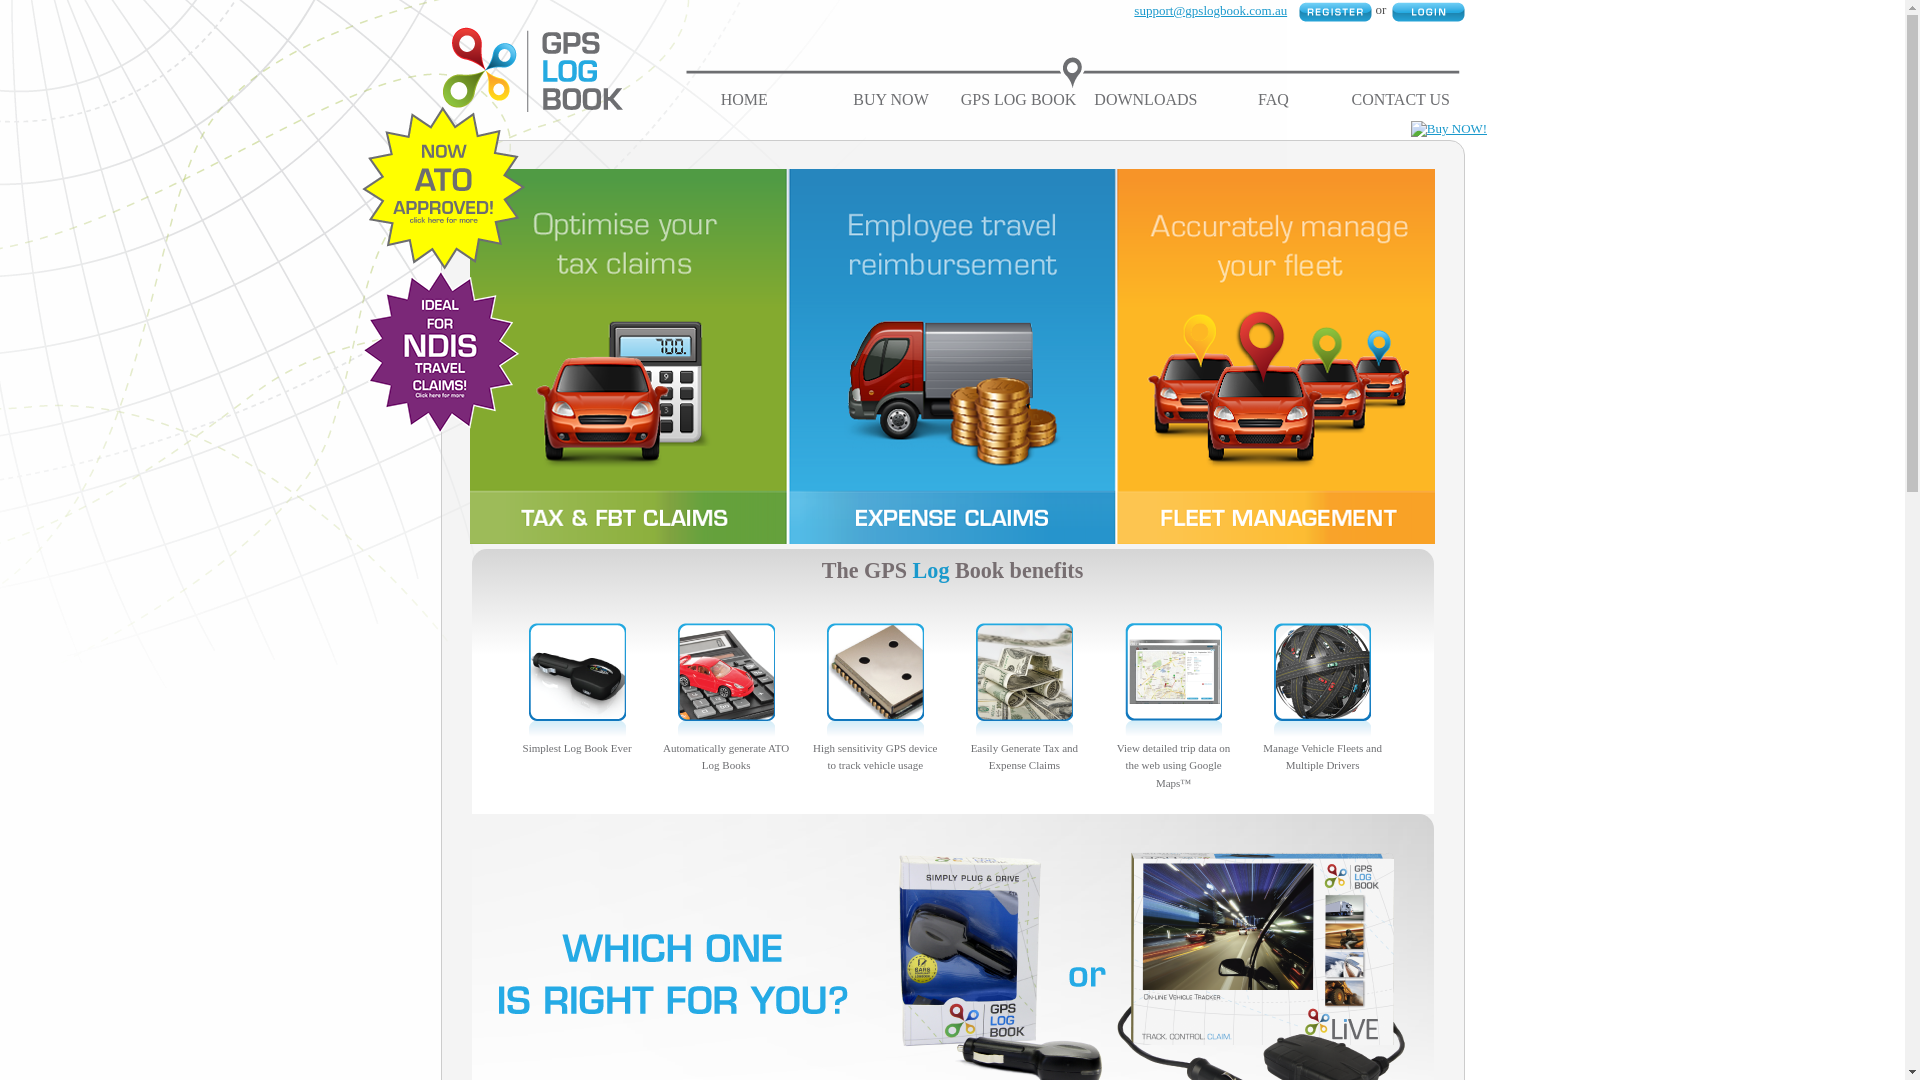  What do you see at coordinates (1209, 10) in the screenshot?
I see `'support@gpslogbook.com.au'` at bounding box center [1209, 10].